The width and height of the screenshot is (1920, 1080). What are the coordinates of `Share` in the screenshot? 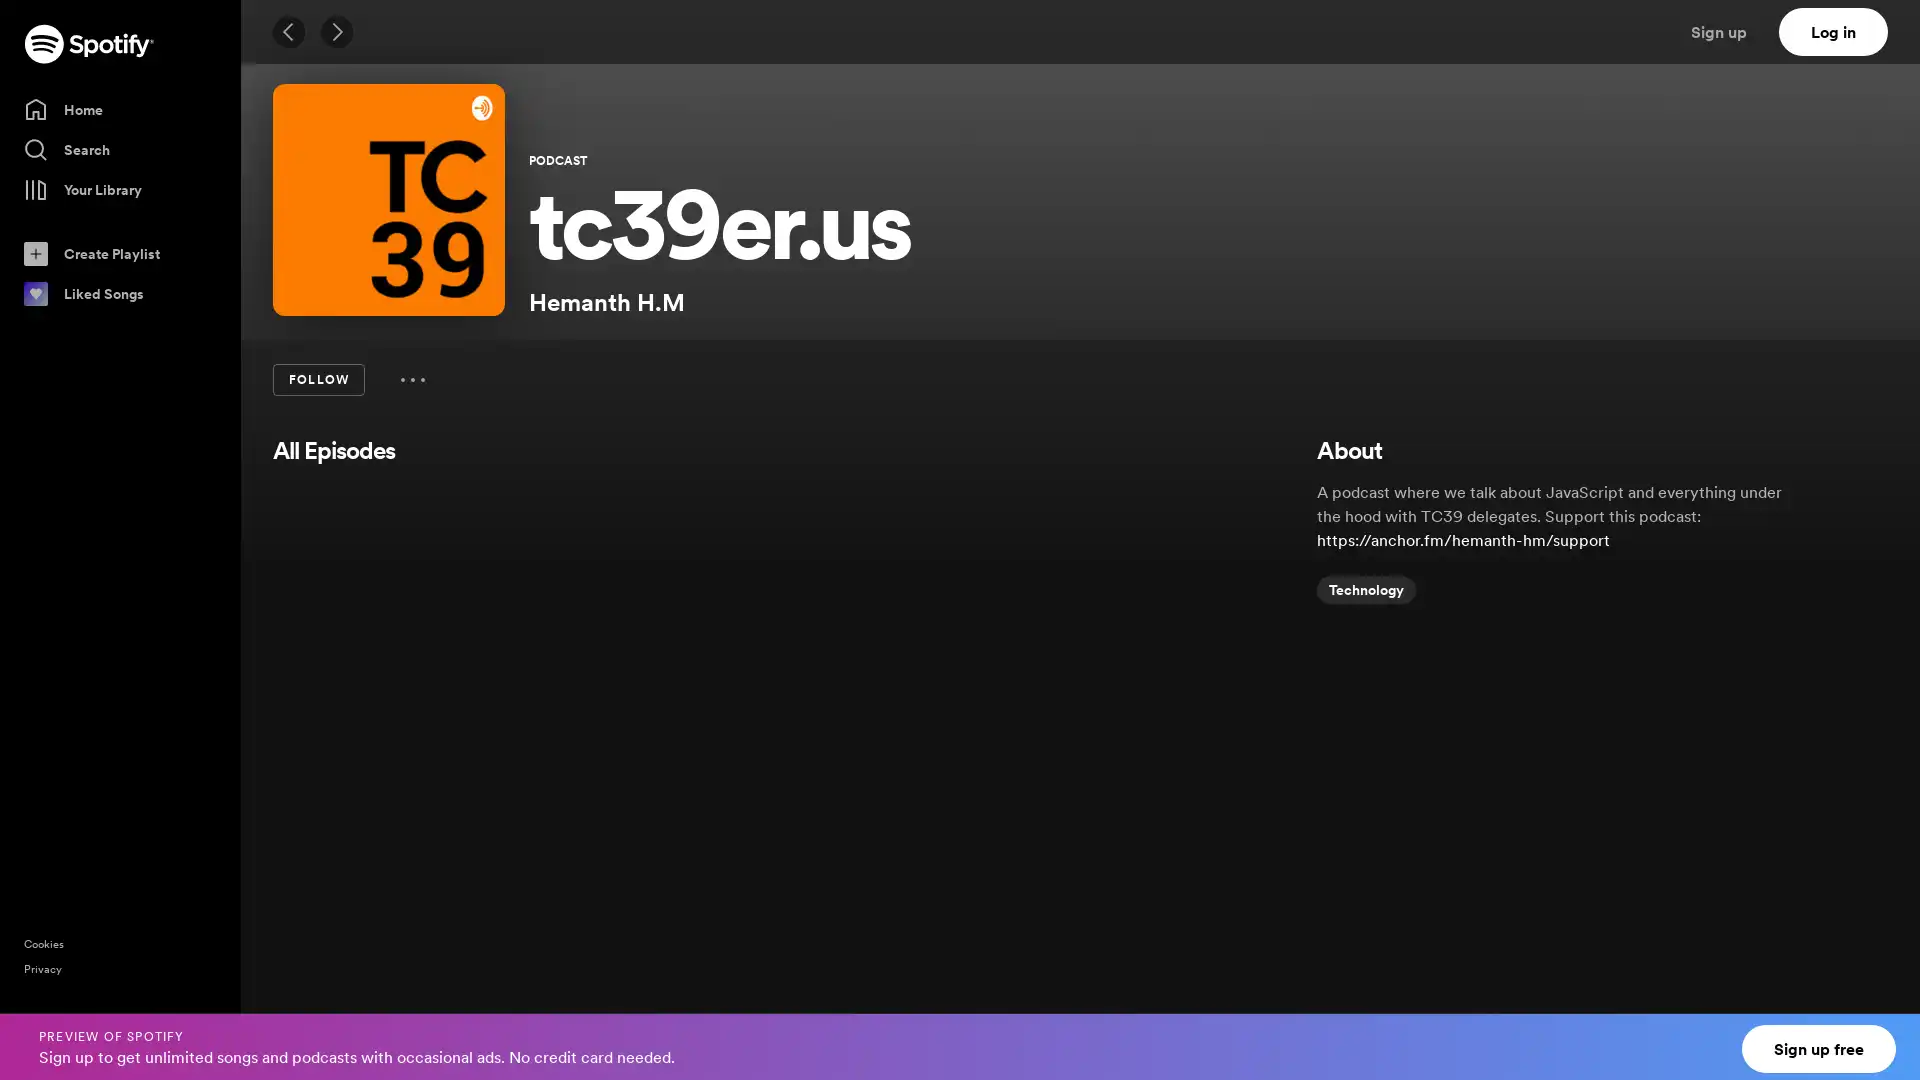 It's located at (1180, 593).